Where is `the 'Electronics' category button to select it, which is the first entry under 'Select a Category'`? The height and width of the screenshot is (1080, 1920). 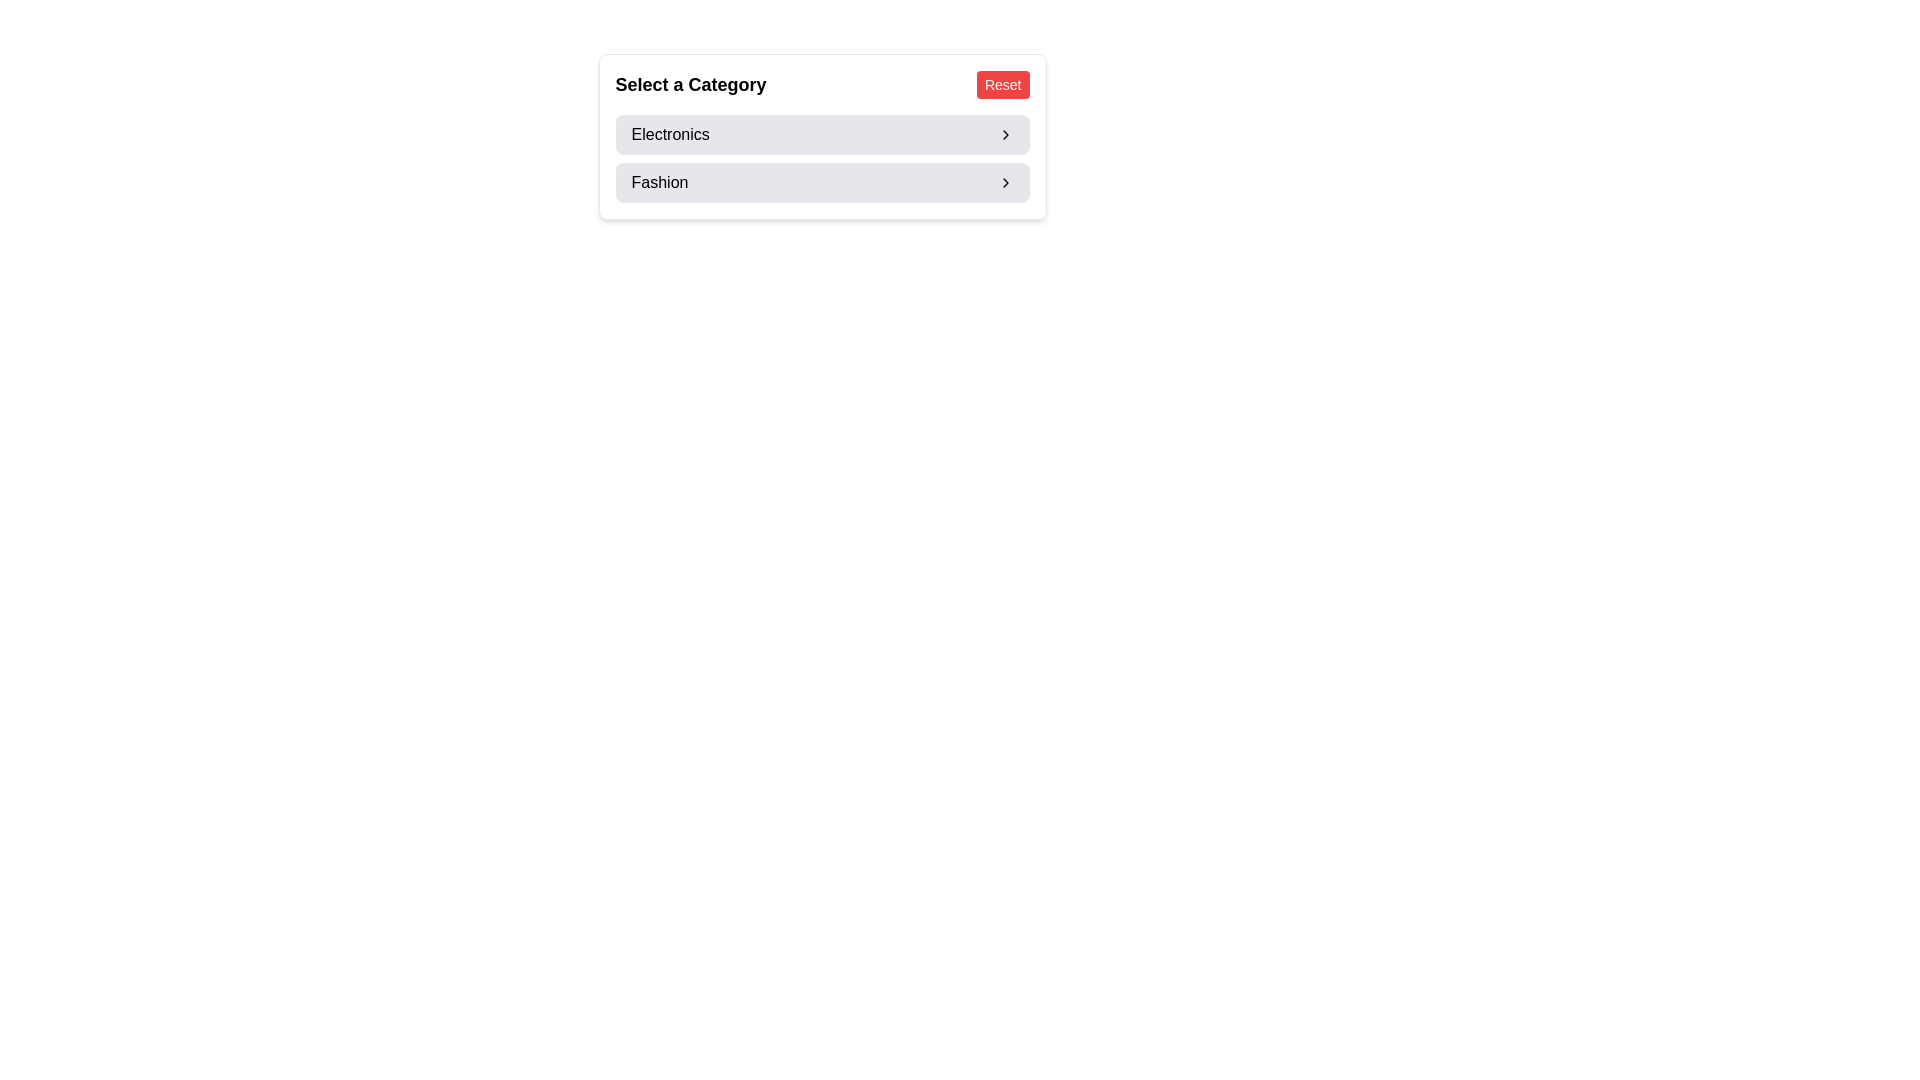 the 'Electronics' category button to select it, which is the first entry under 'Select a Category' is located at coordinates (822, 136).